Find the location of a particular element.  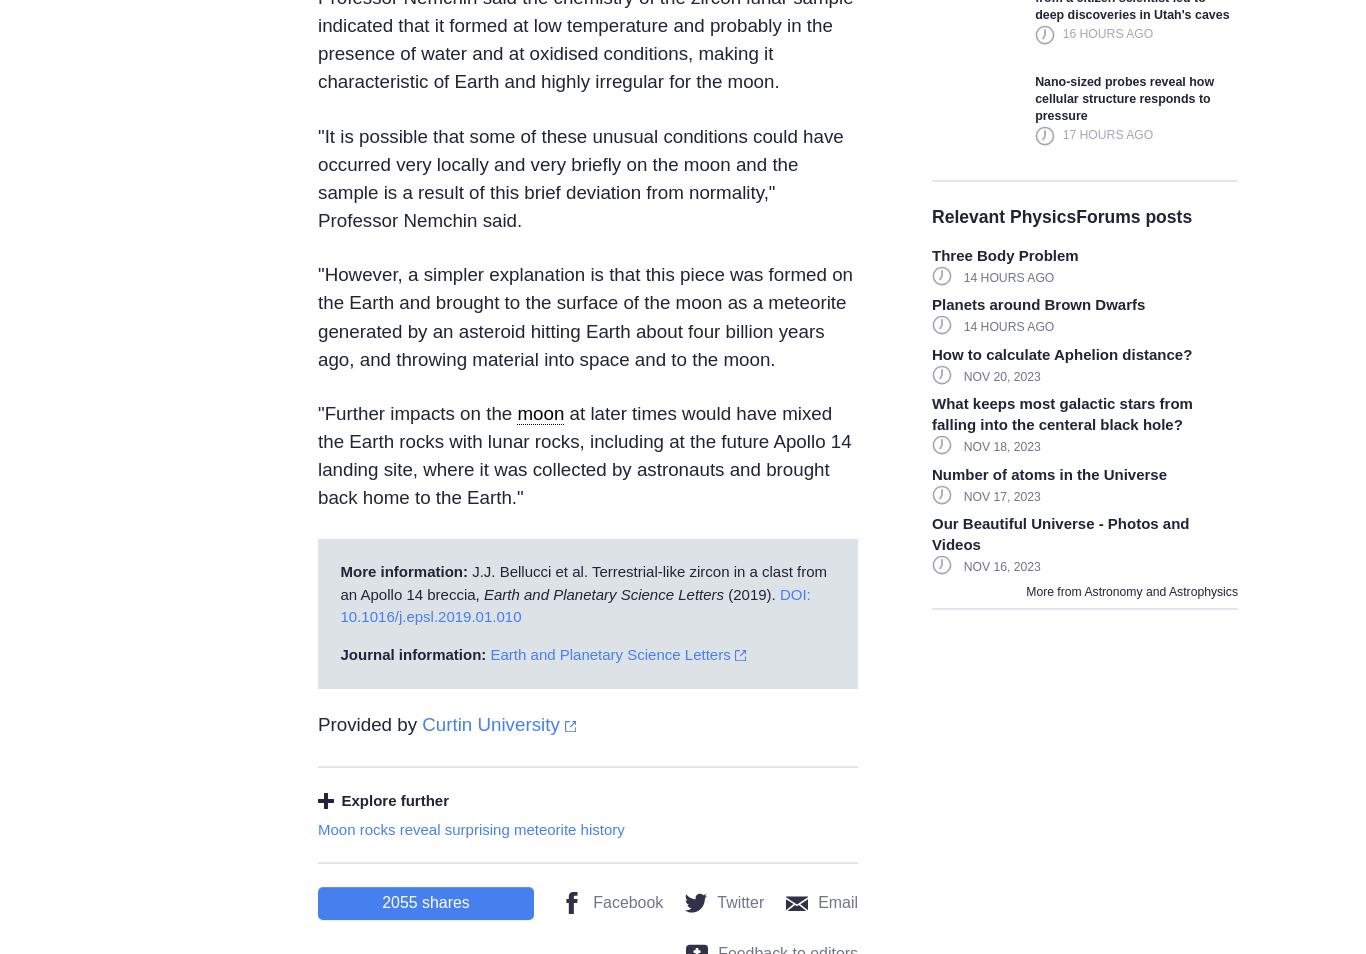

'Nano-sized probes reveal how cellular structure responds to pressure' is located at coordinates (1034, 97).